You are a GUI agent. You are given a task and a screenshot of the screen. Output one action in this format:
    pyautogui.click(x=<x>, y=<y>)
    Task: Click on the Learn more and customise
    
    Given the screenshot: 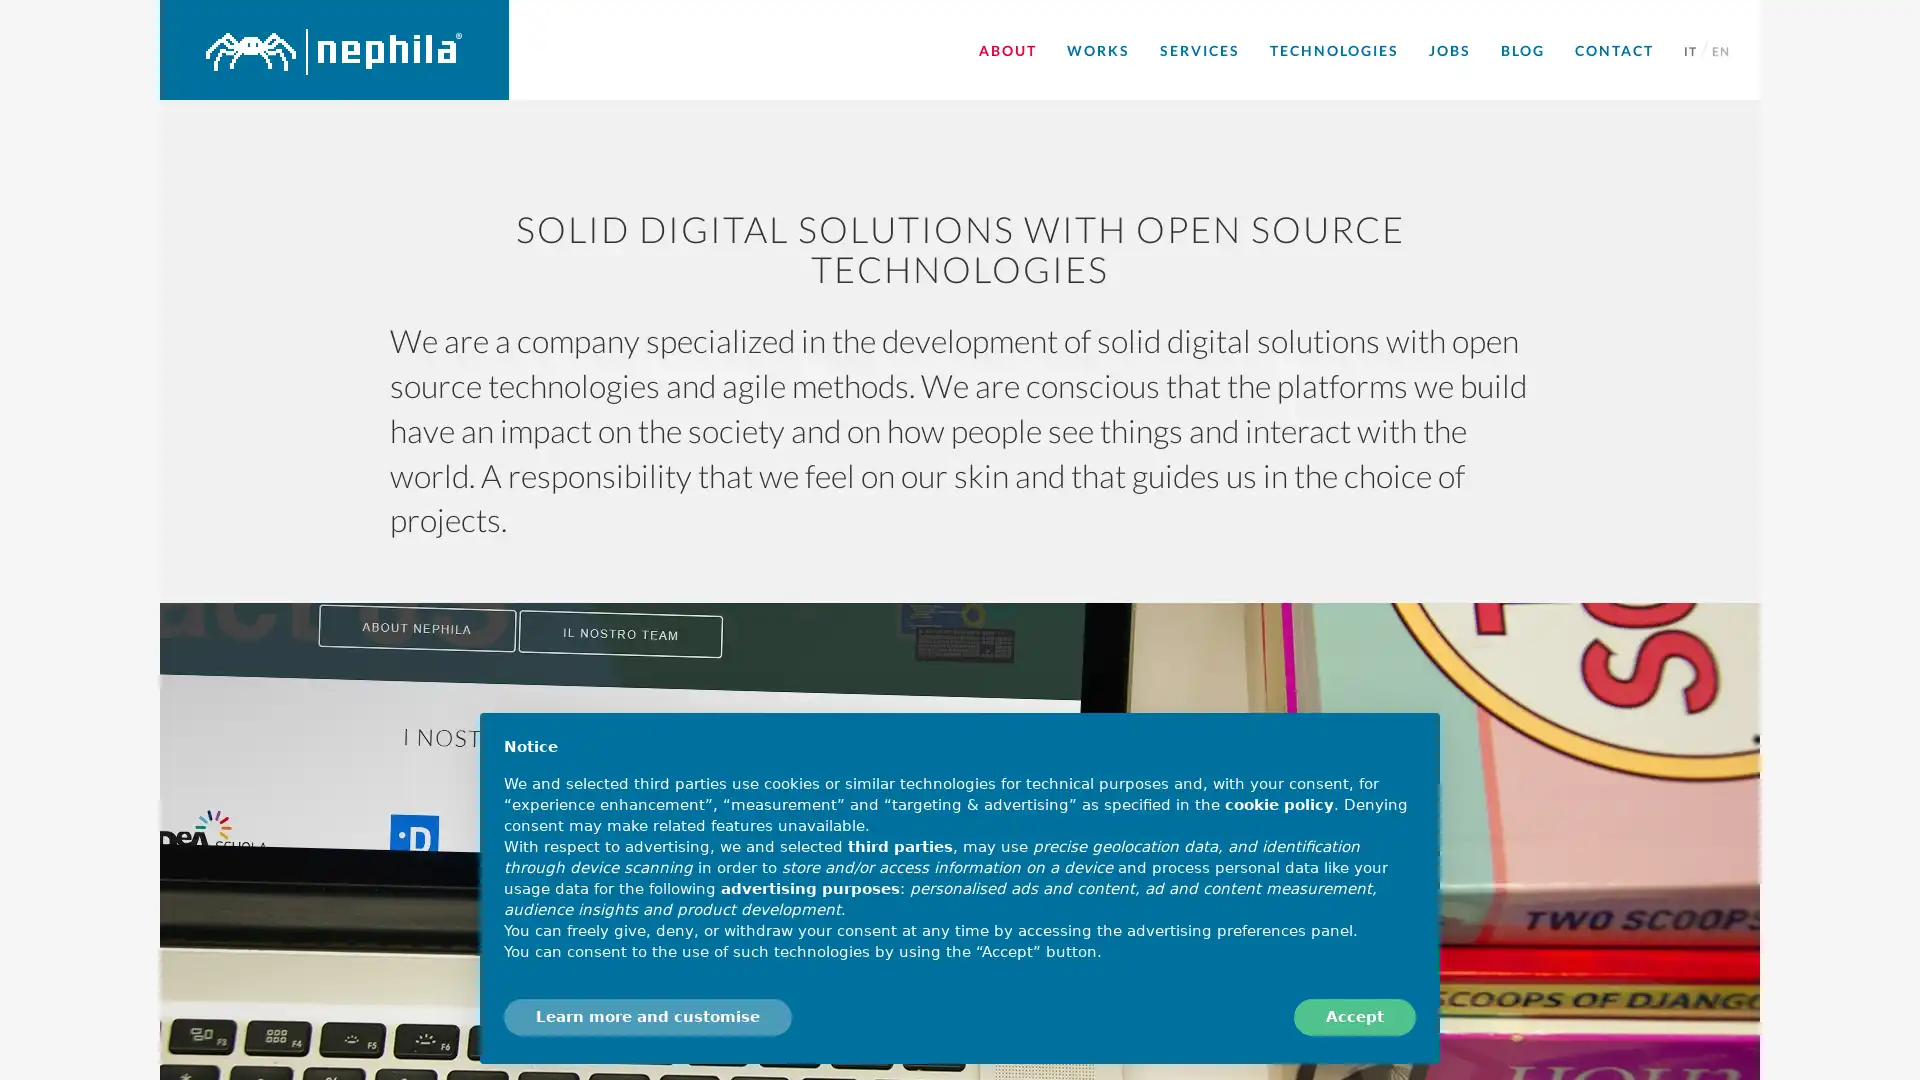 What is the action you would take?
    pyautogui.click(x=648, y=1017)
    